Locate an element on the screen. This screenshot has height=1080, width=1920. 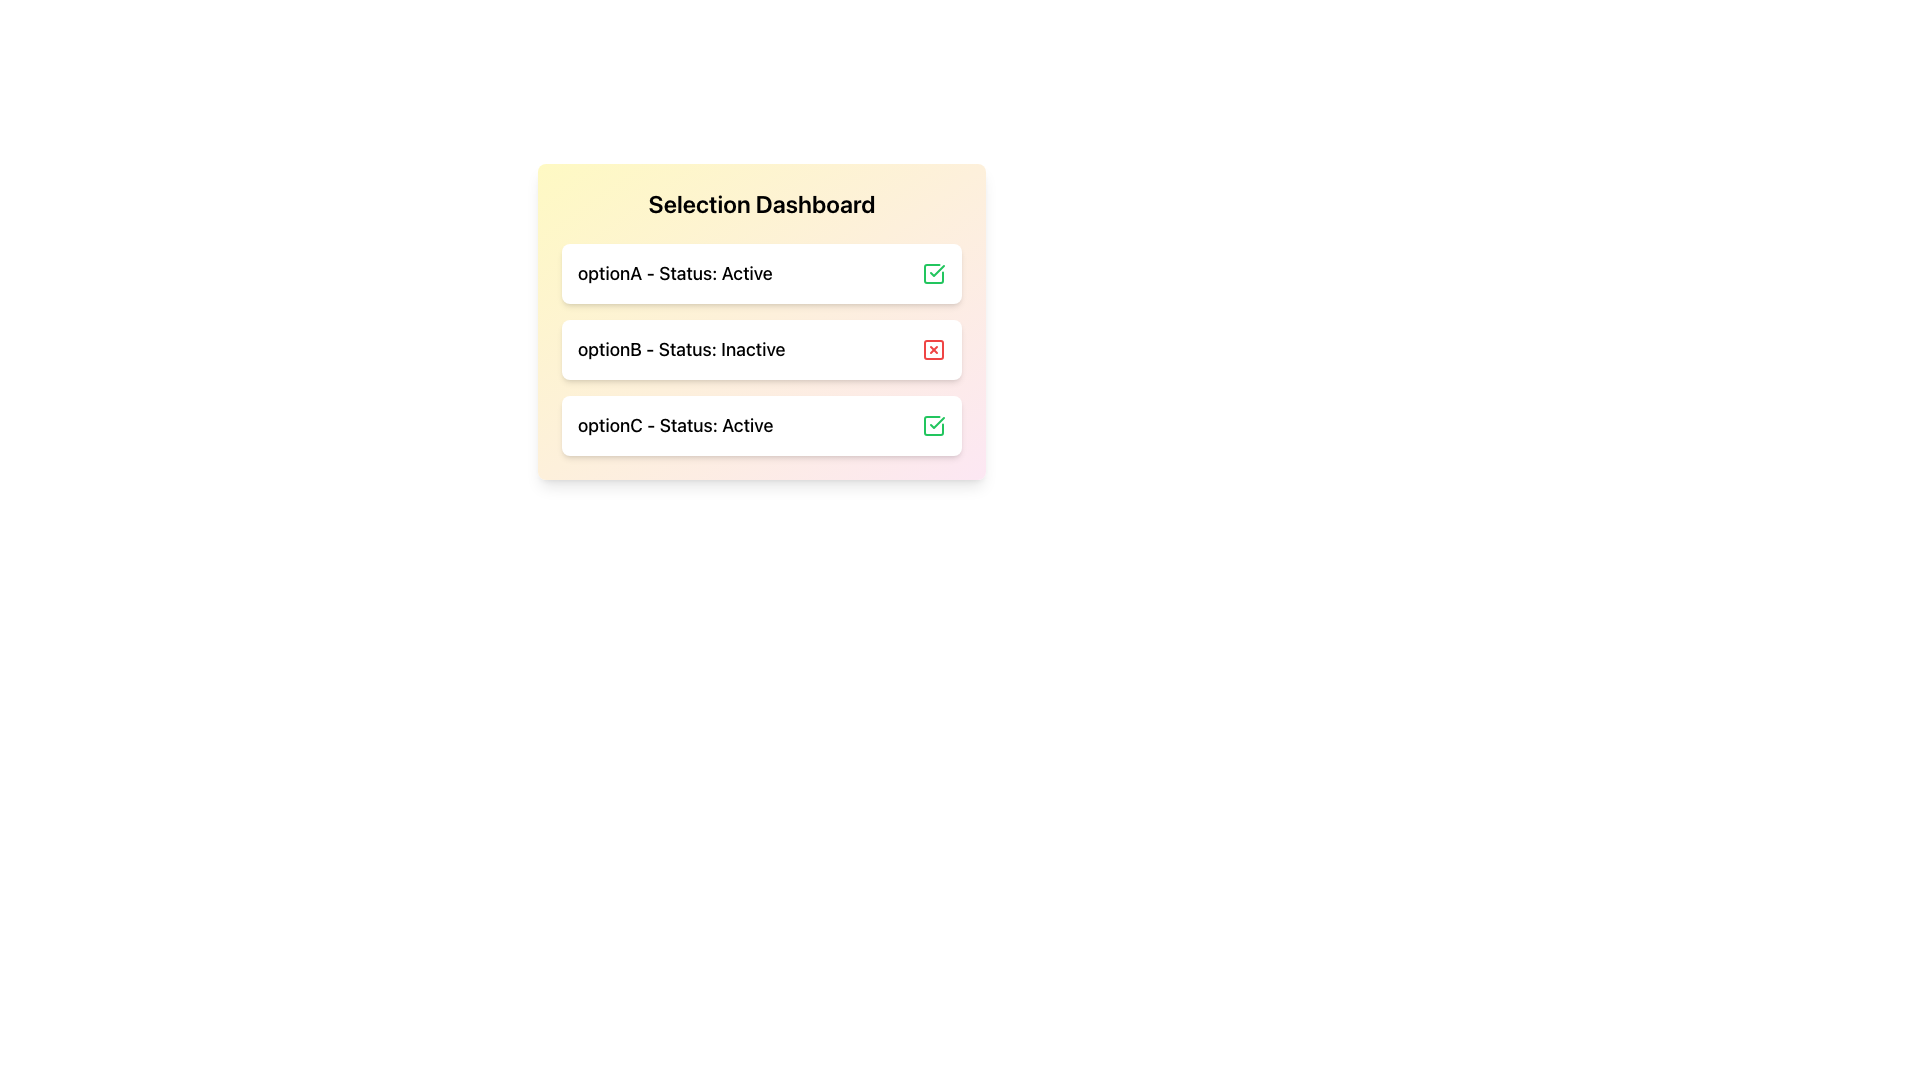
the label displaying 'optionB - Status: Inactive', which is the second selectable option in the vertical list is located at coordinates (681, 349).